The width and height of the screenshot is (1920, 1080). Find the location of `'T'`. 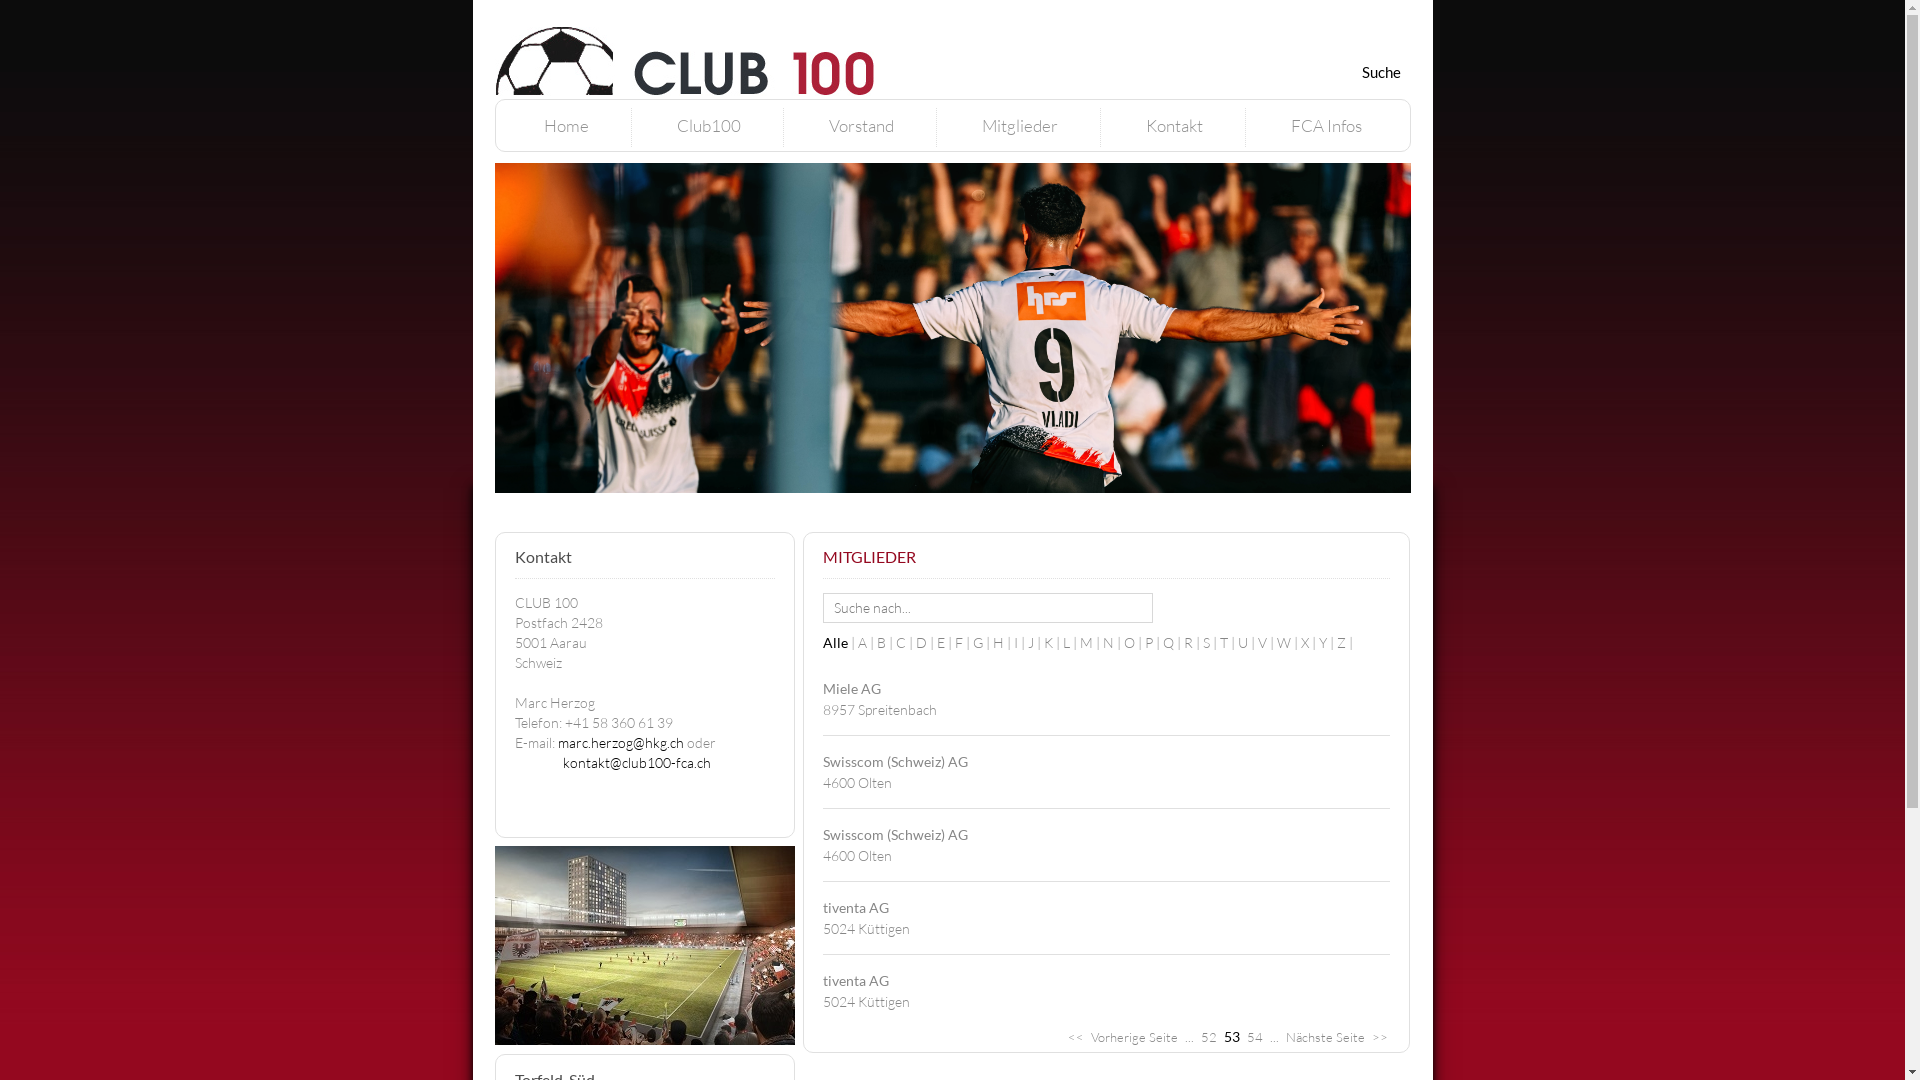

'T' is located at coordinates (1218, 642).